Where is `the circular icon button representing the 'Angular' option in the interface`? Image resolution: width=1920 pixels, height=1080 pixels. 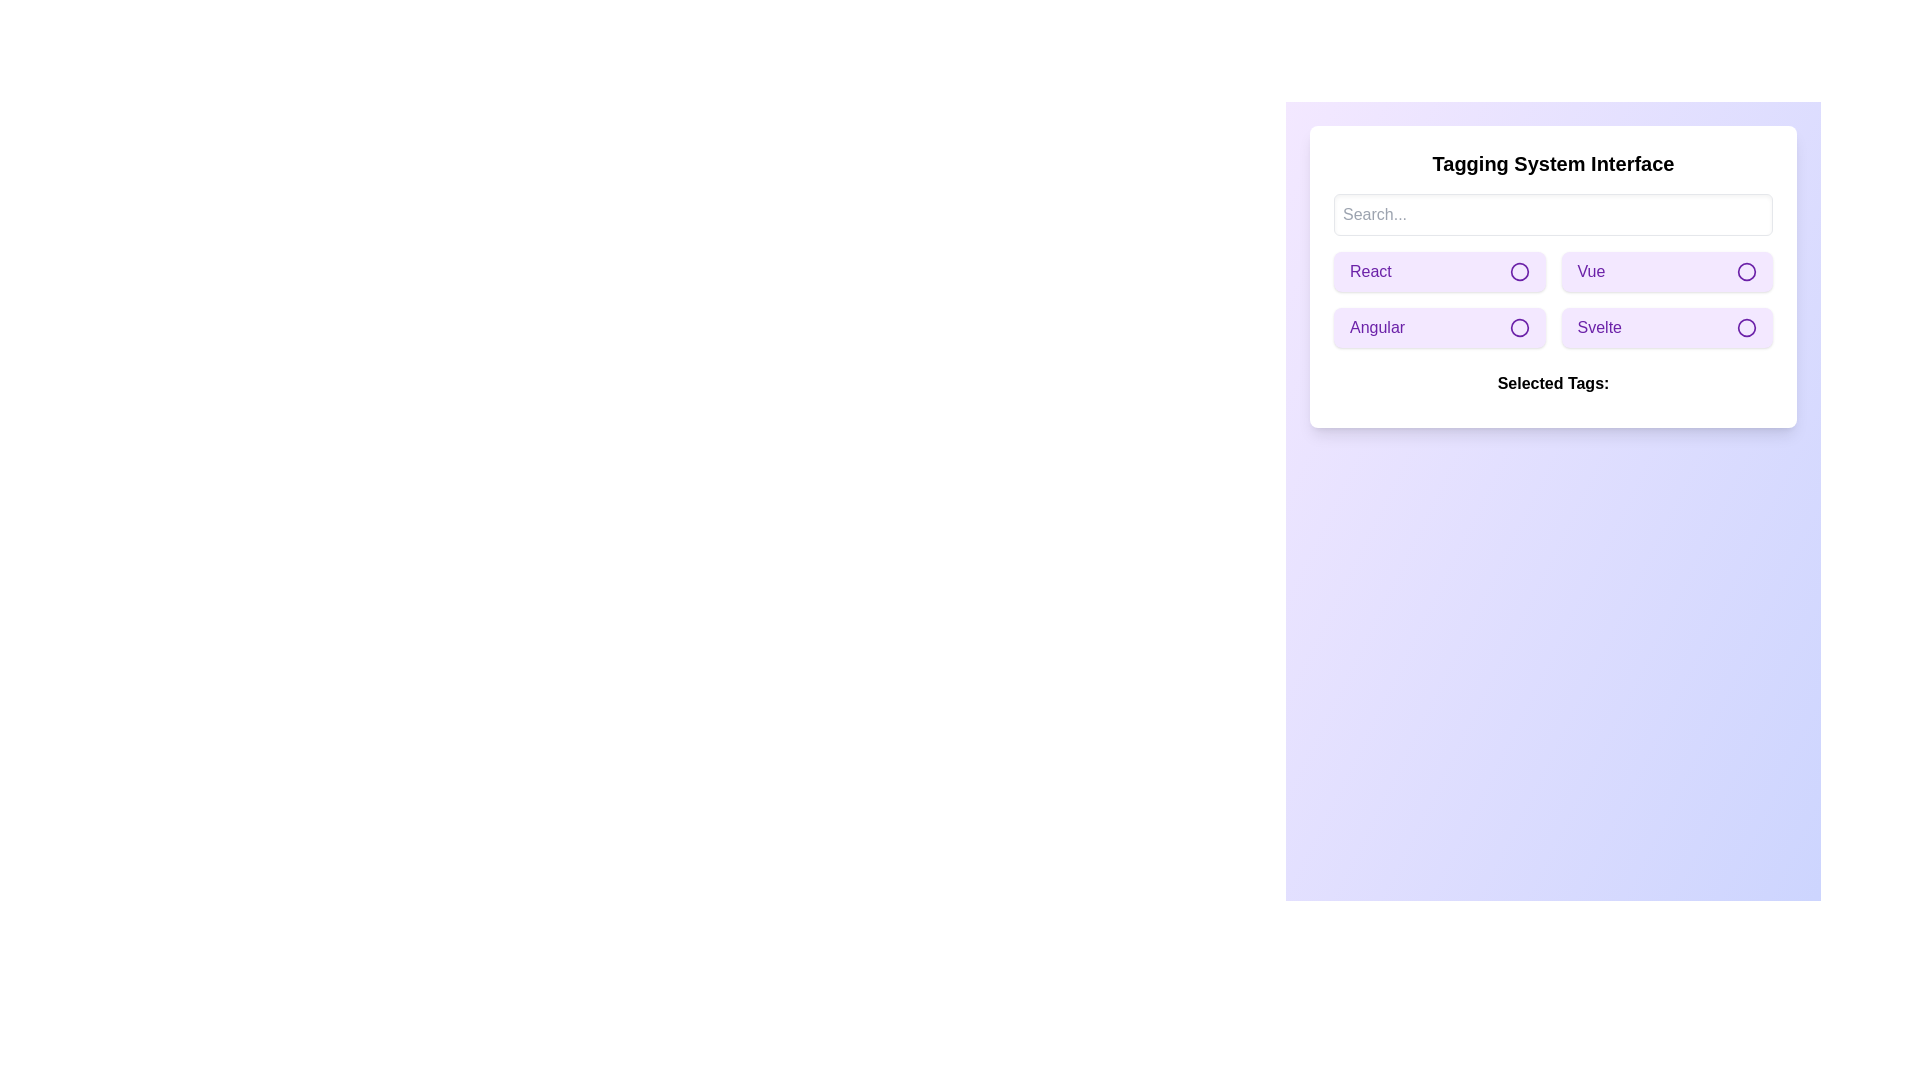
the circular icon button representing the 'Angular' option in the interface is located at coordinates (1519, 326).